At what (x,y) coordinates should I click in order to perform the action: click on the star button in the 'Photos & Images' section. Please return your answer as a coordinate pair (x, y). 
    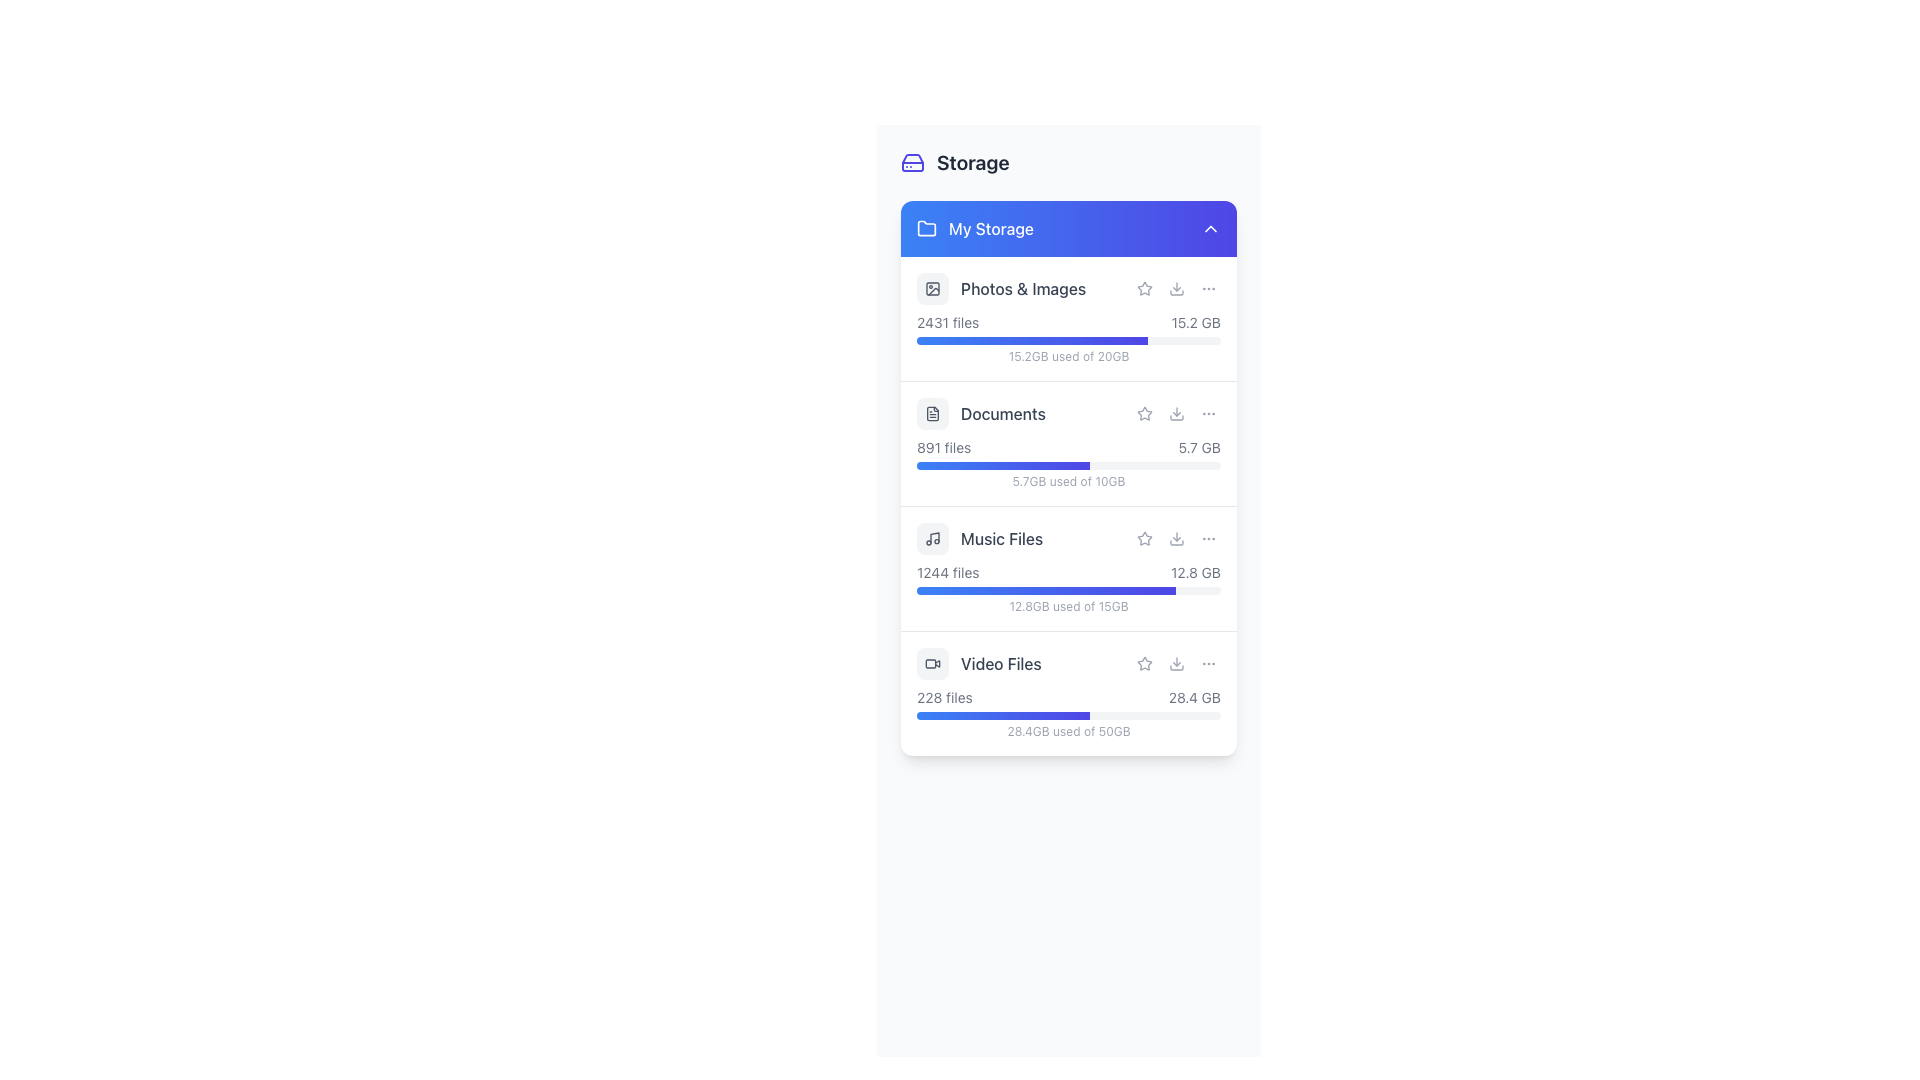
    Looking at the image, I should click on (1145, 289).